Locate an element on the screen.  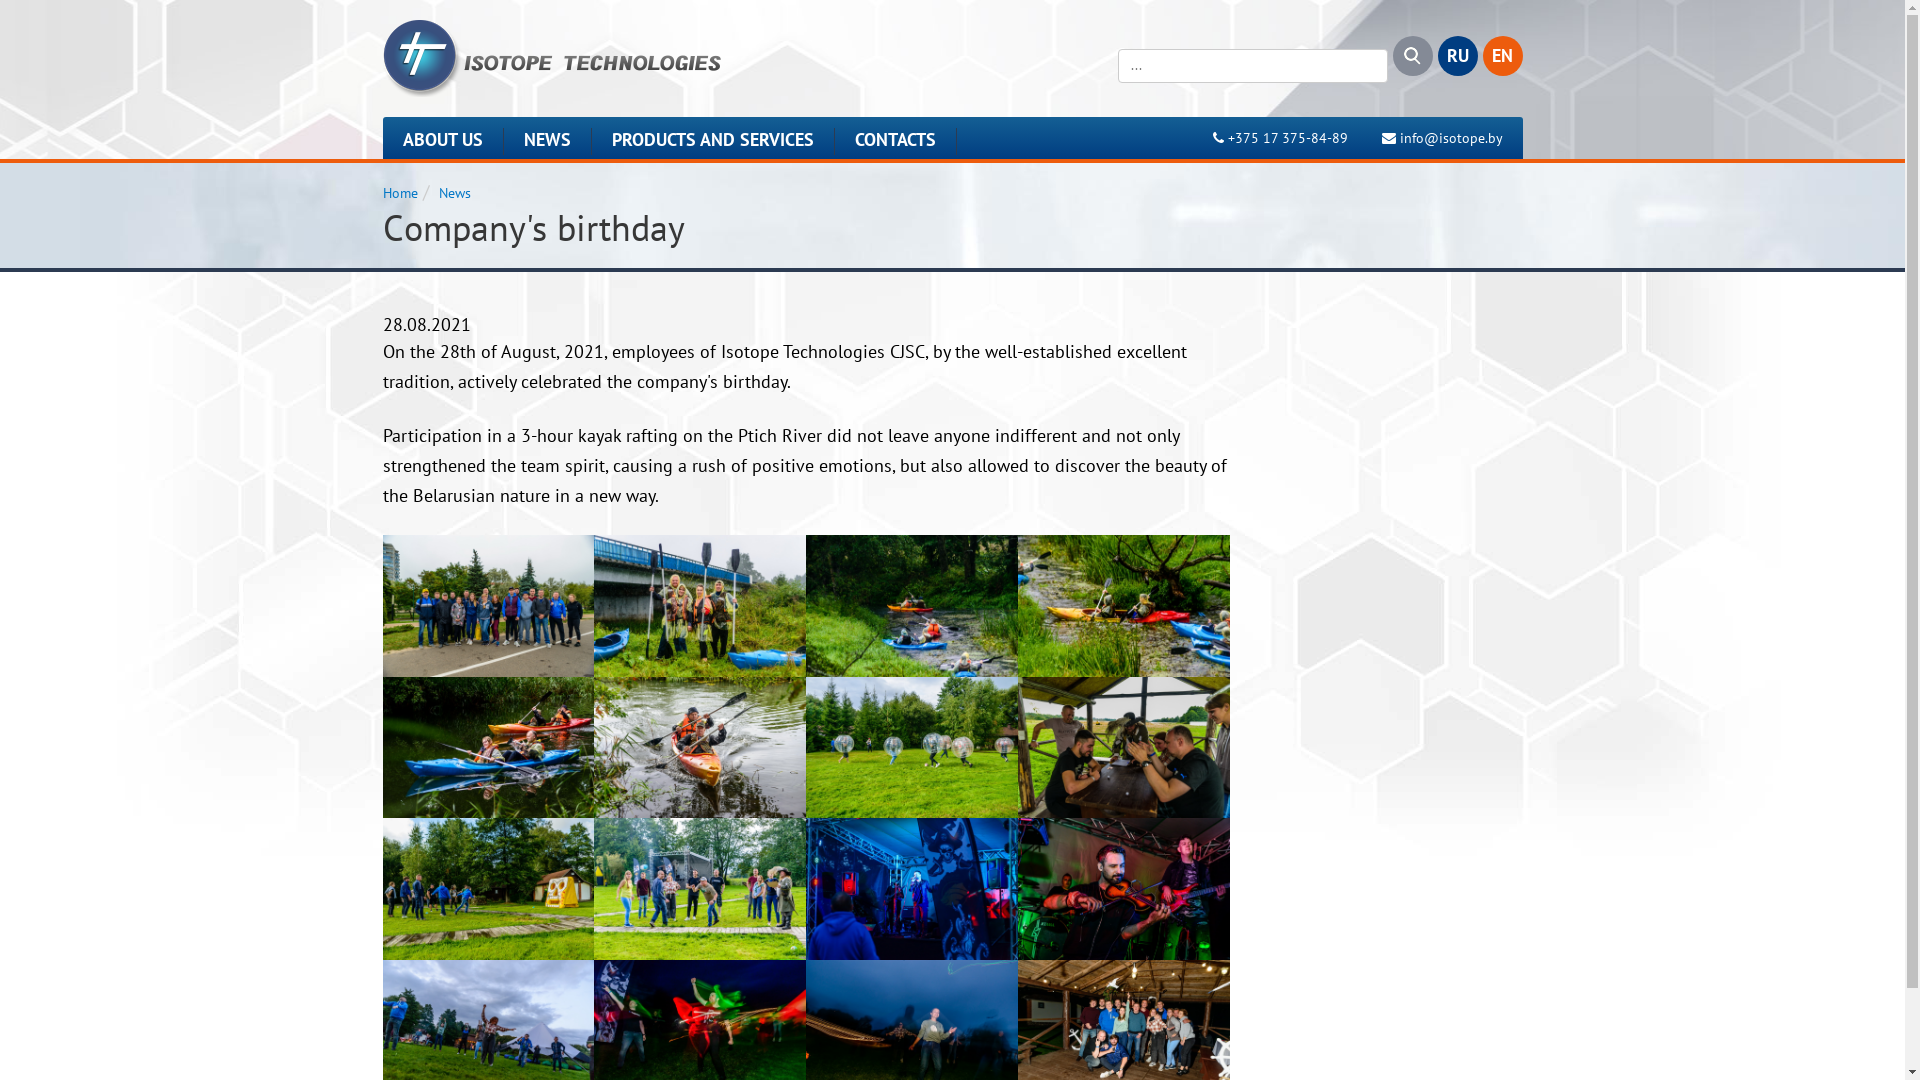
'EN' is located at coordinates (1502, 55).